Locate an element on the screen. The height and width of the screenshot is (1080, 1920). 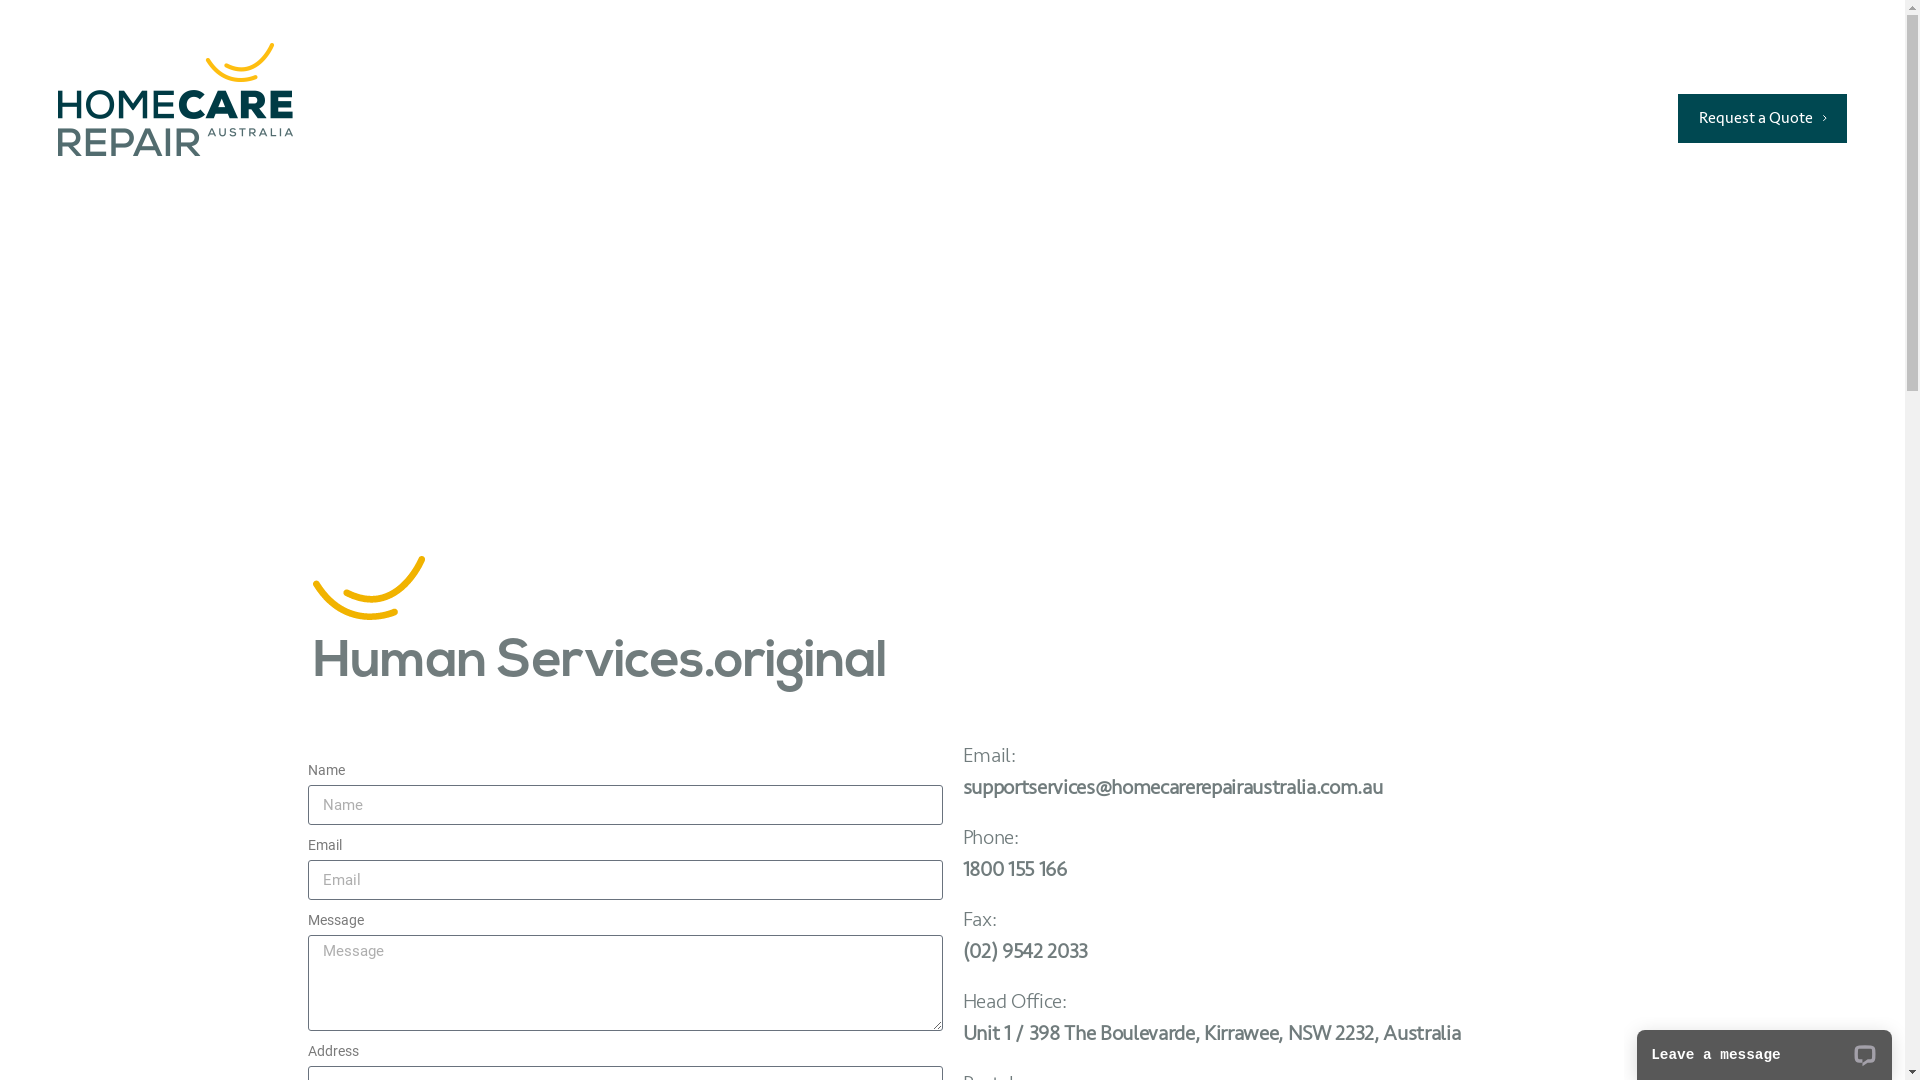
'Request a Quote' is located at coordinates (1678, 118).